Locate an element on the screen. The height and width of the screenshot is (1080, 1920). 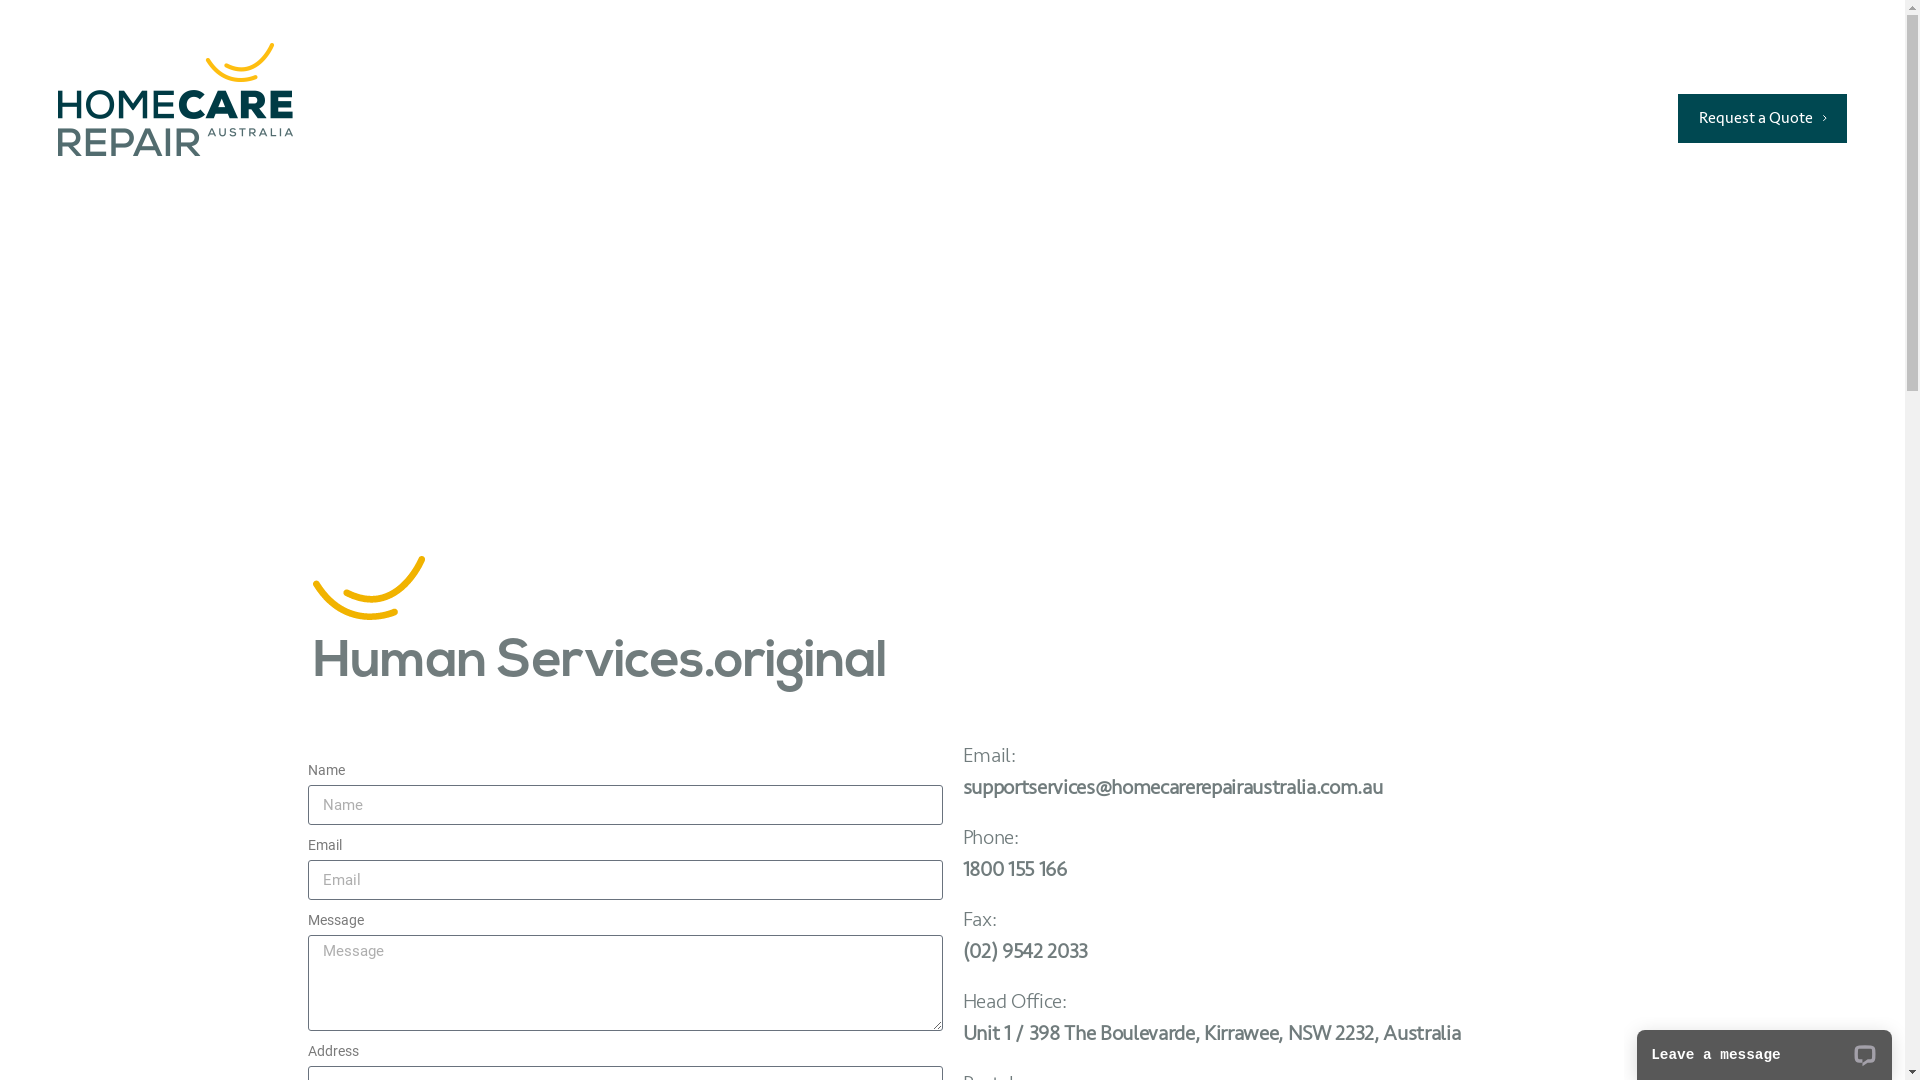
'Request a Quote' is located at coordinates (1678, 118).